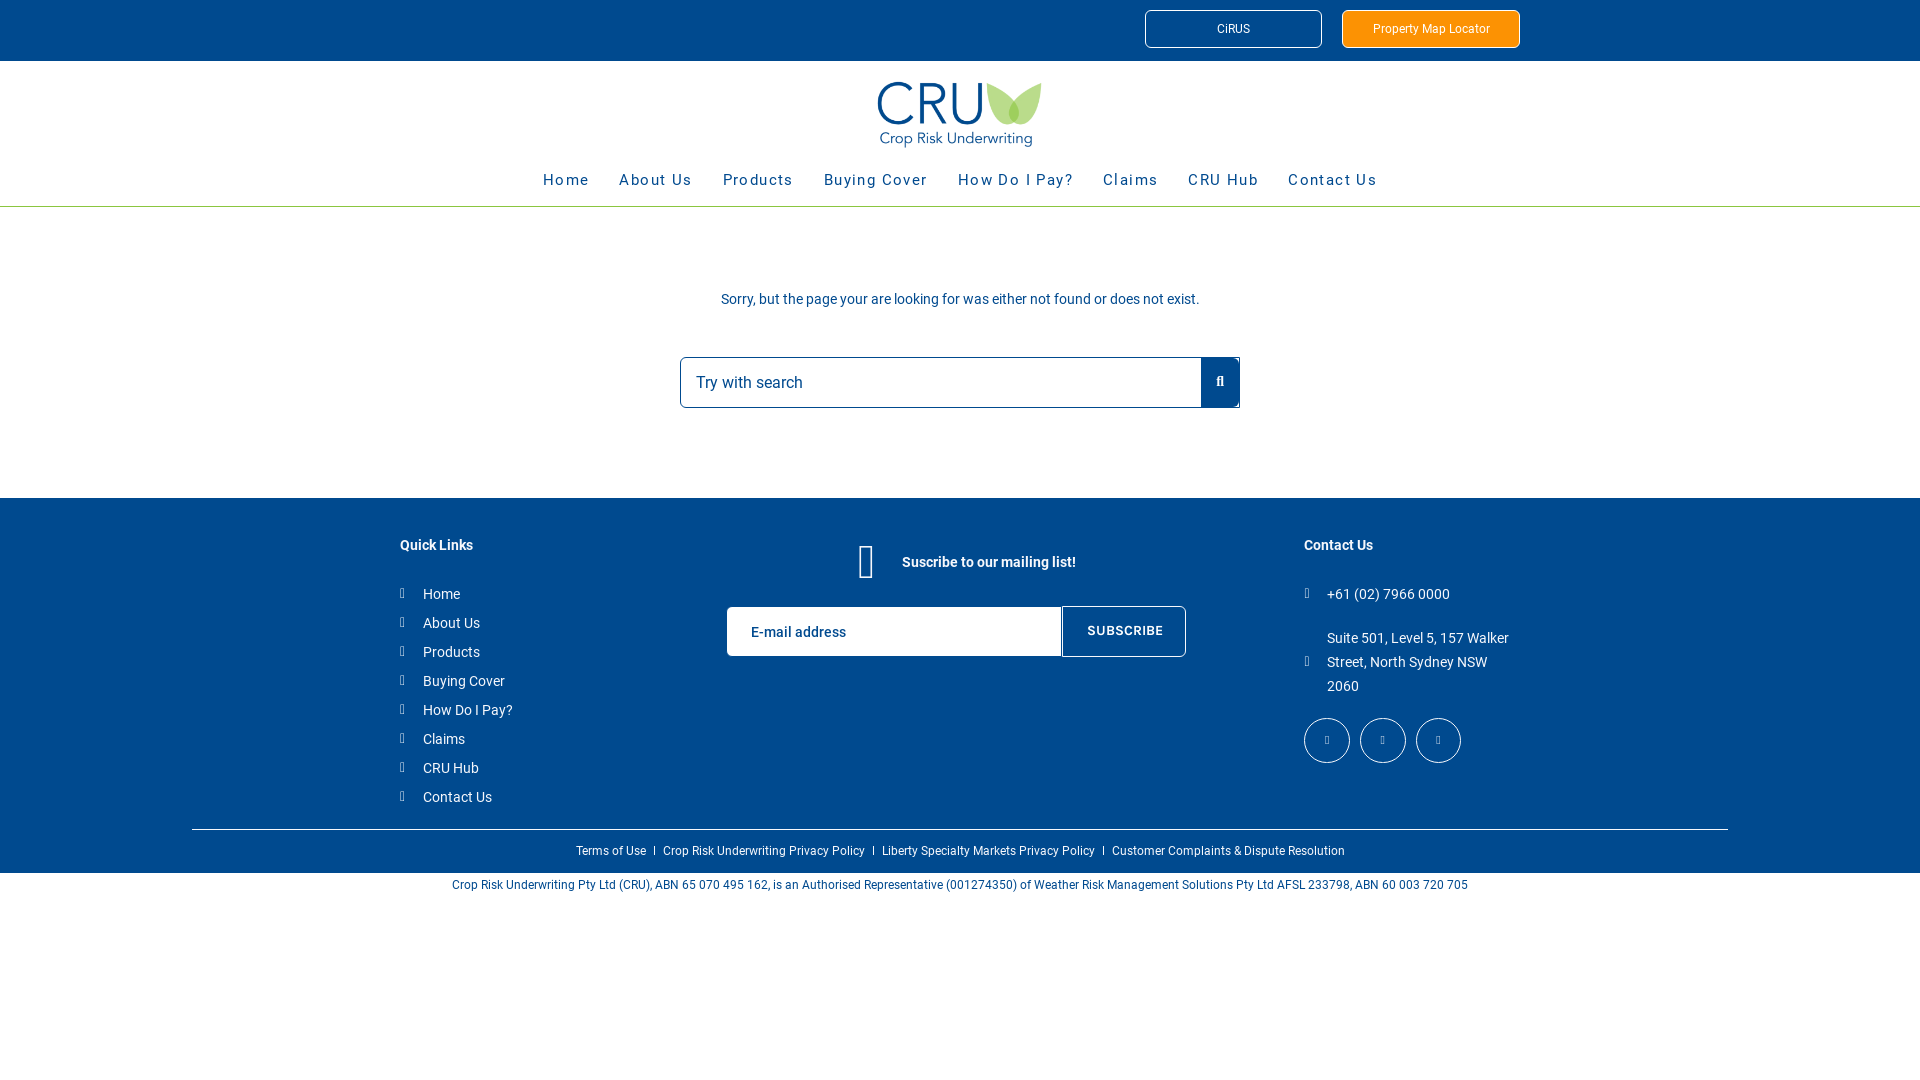  What do you see at coordinates (988, 851) in the screenshot?
I see `'Liberty Specialty Markets Privacy Policy'` at bounding box center [988, 851].